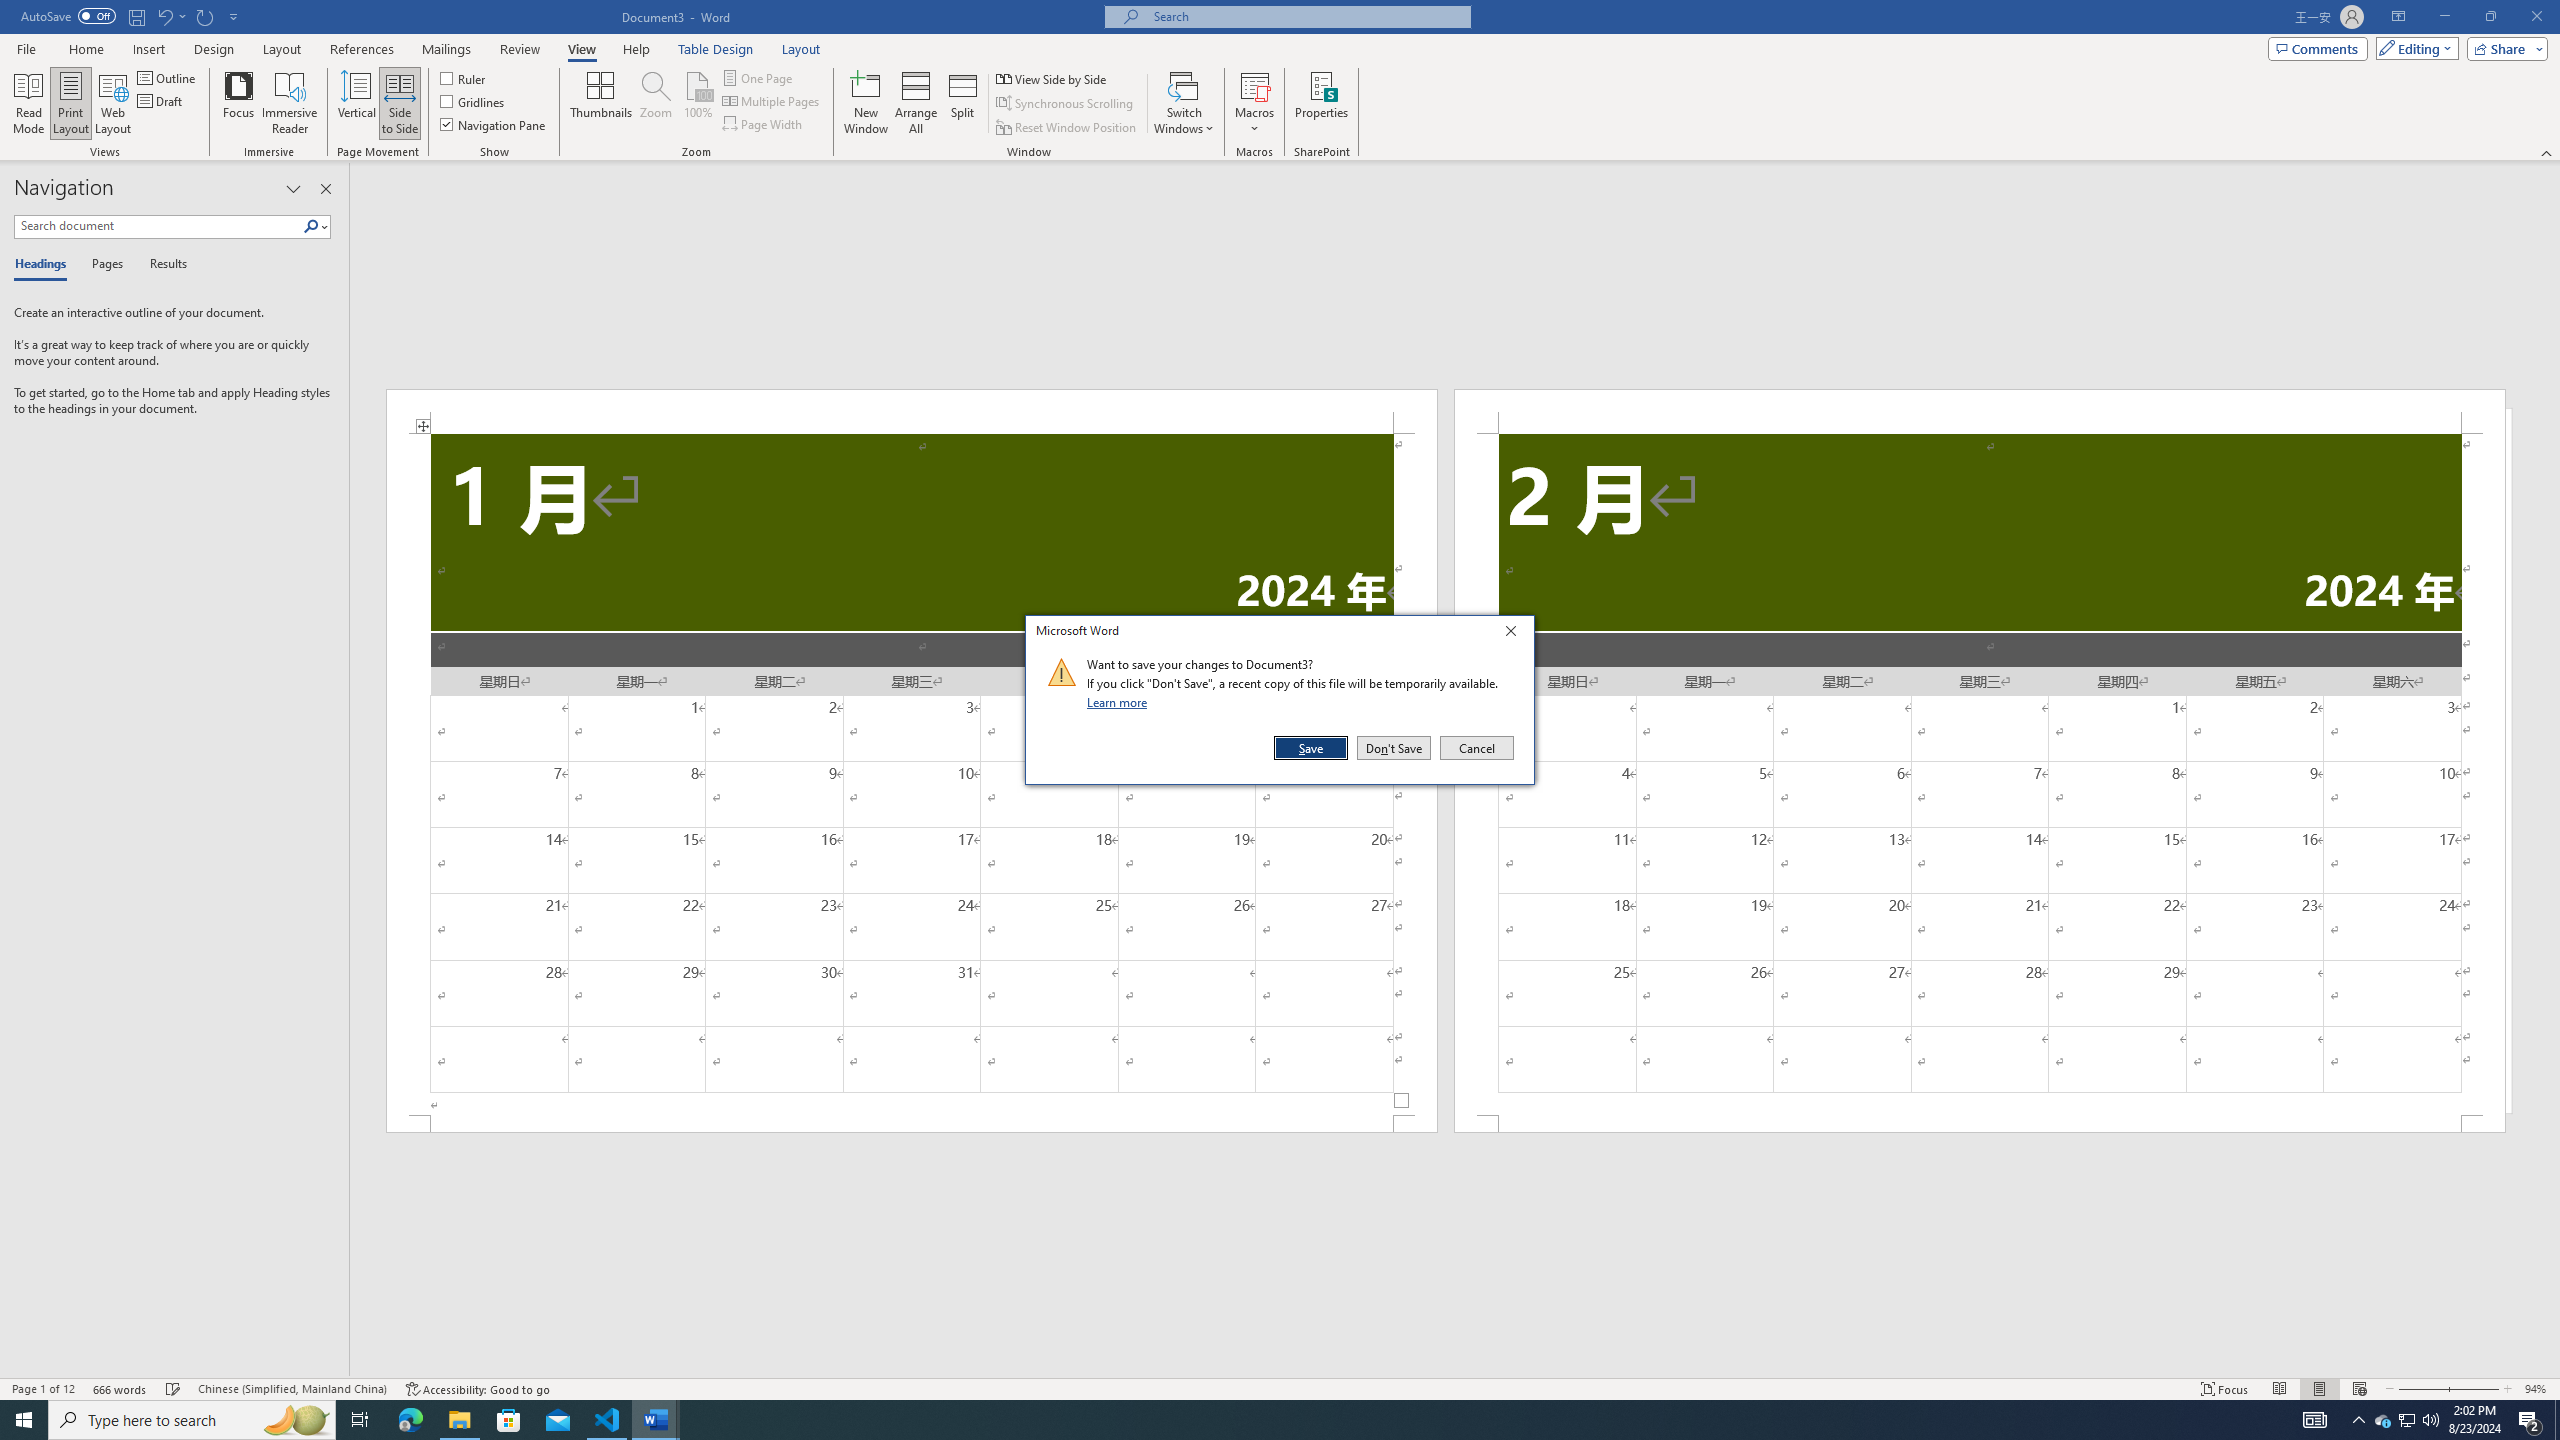 Image resolution: width=2560 pixels, height=1440 pixels. I want to click on 'Show desktop', so click(2556, 1418).